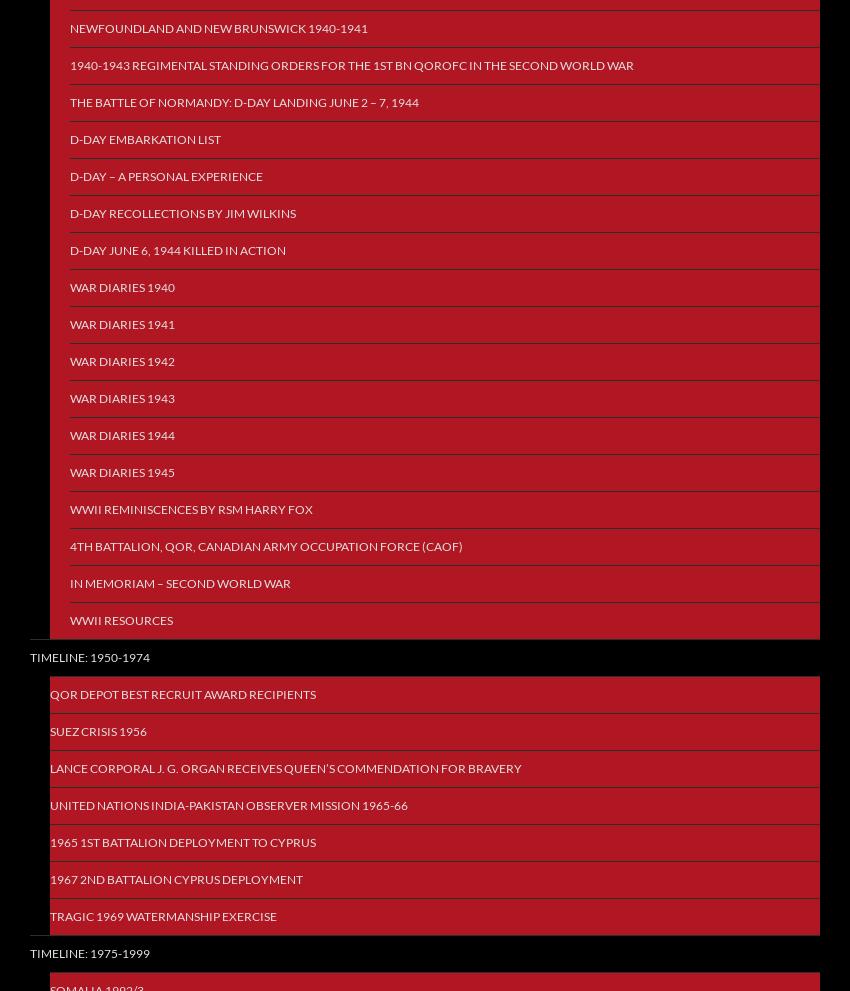 The width and height of the screenshot is (850, 991). Describe the element at coordinates (179, 582) in the screenshot. I see `'In Memoriam – Second World War'` at that location.